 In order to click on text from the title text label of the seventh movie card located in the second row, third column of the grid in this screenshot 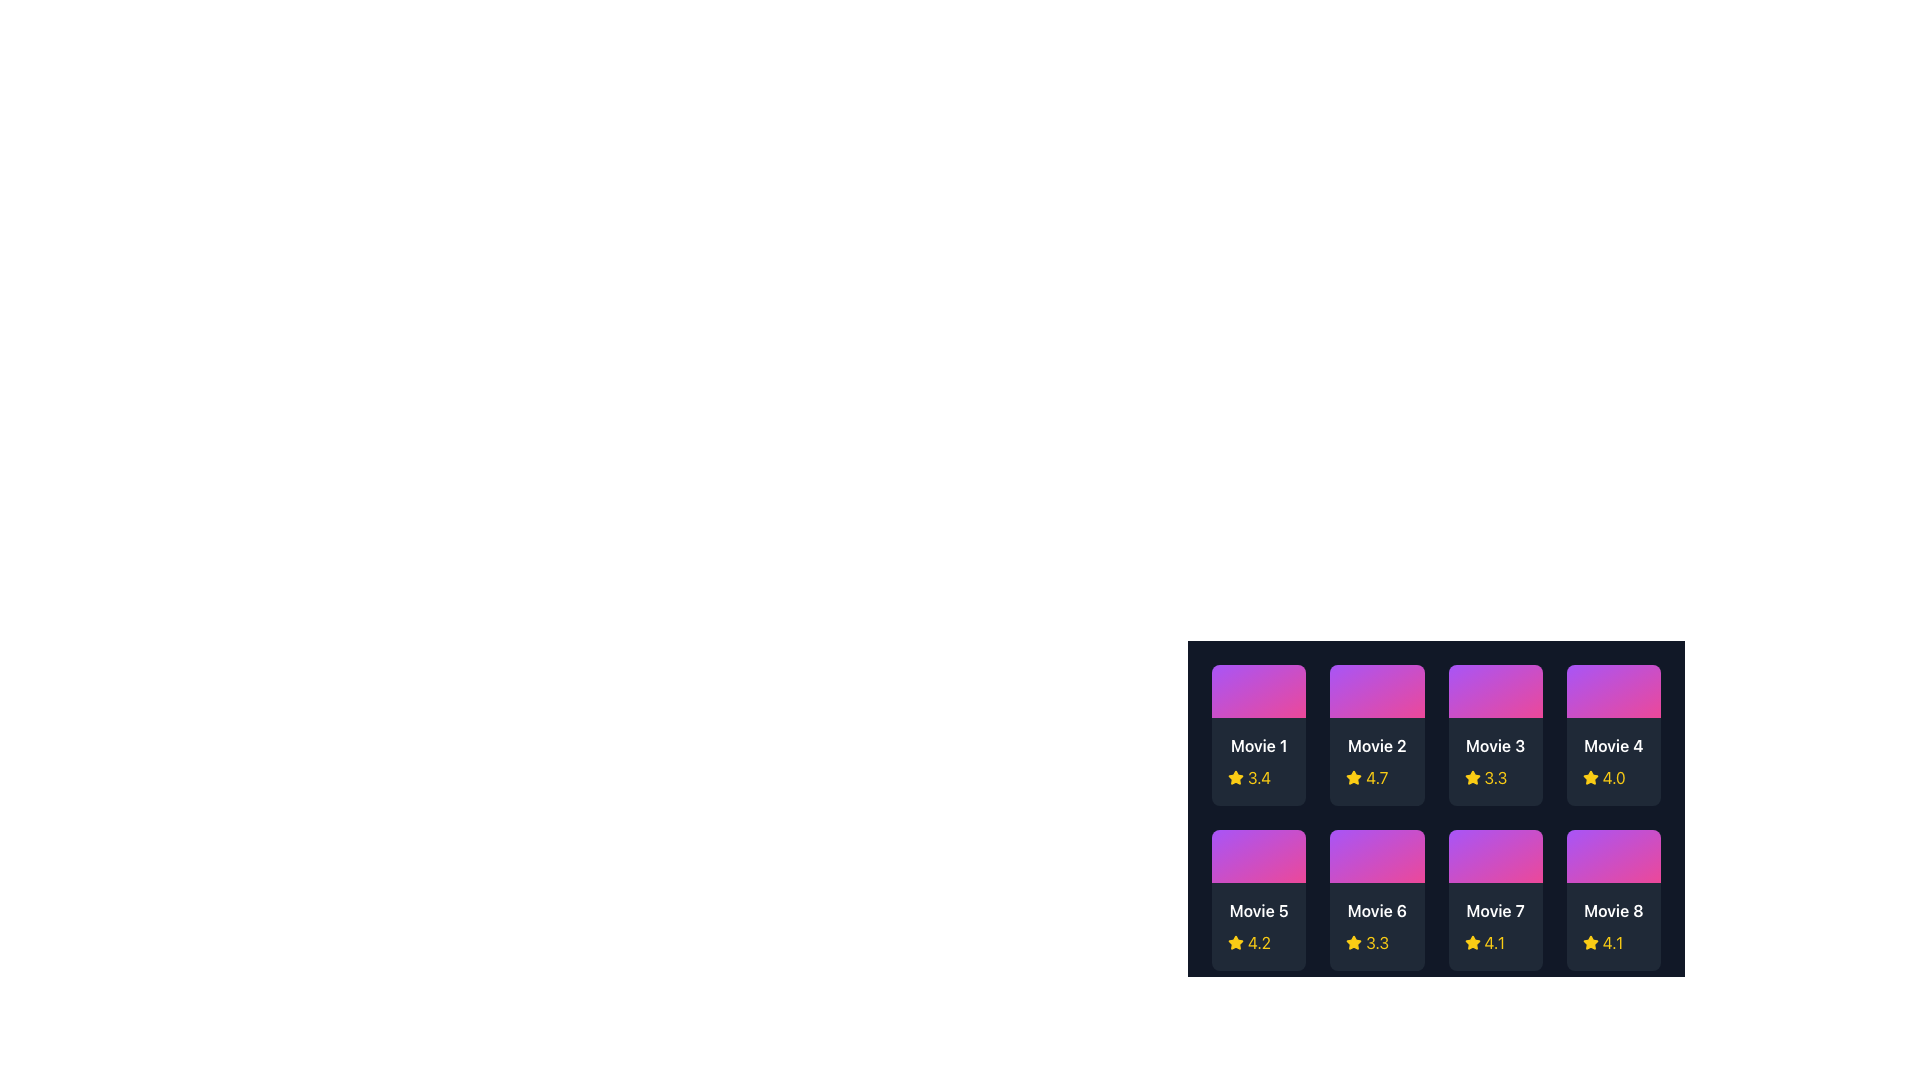, I will do `click(1495, 910)`.